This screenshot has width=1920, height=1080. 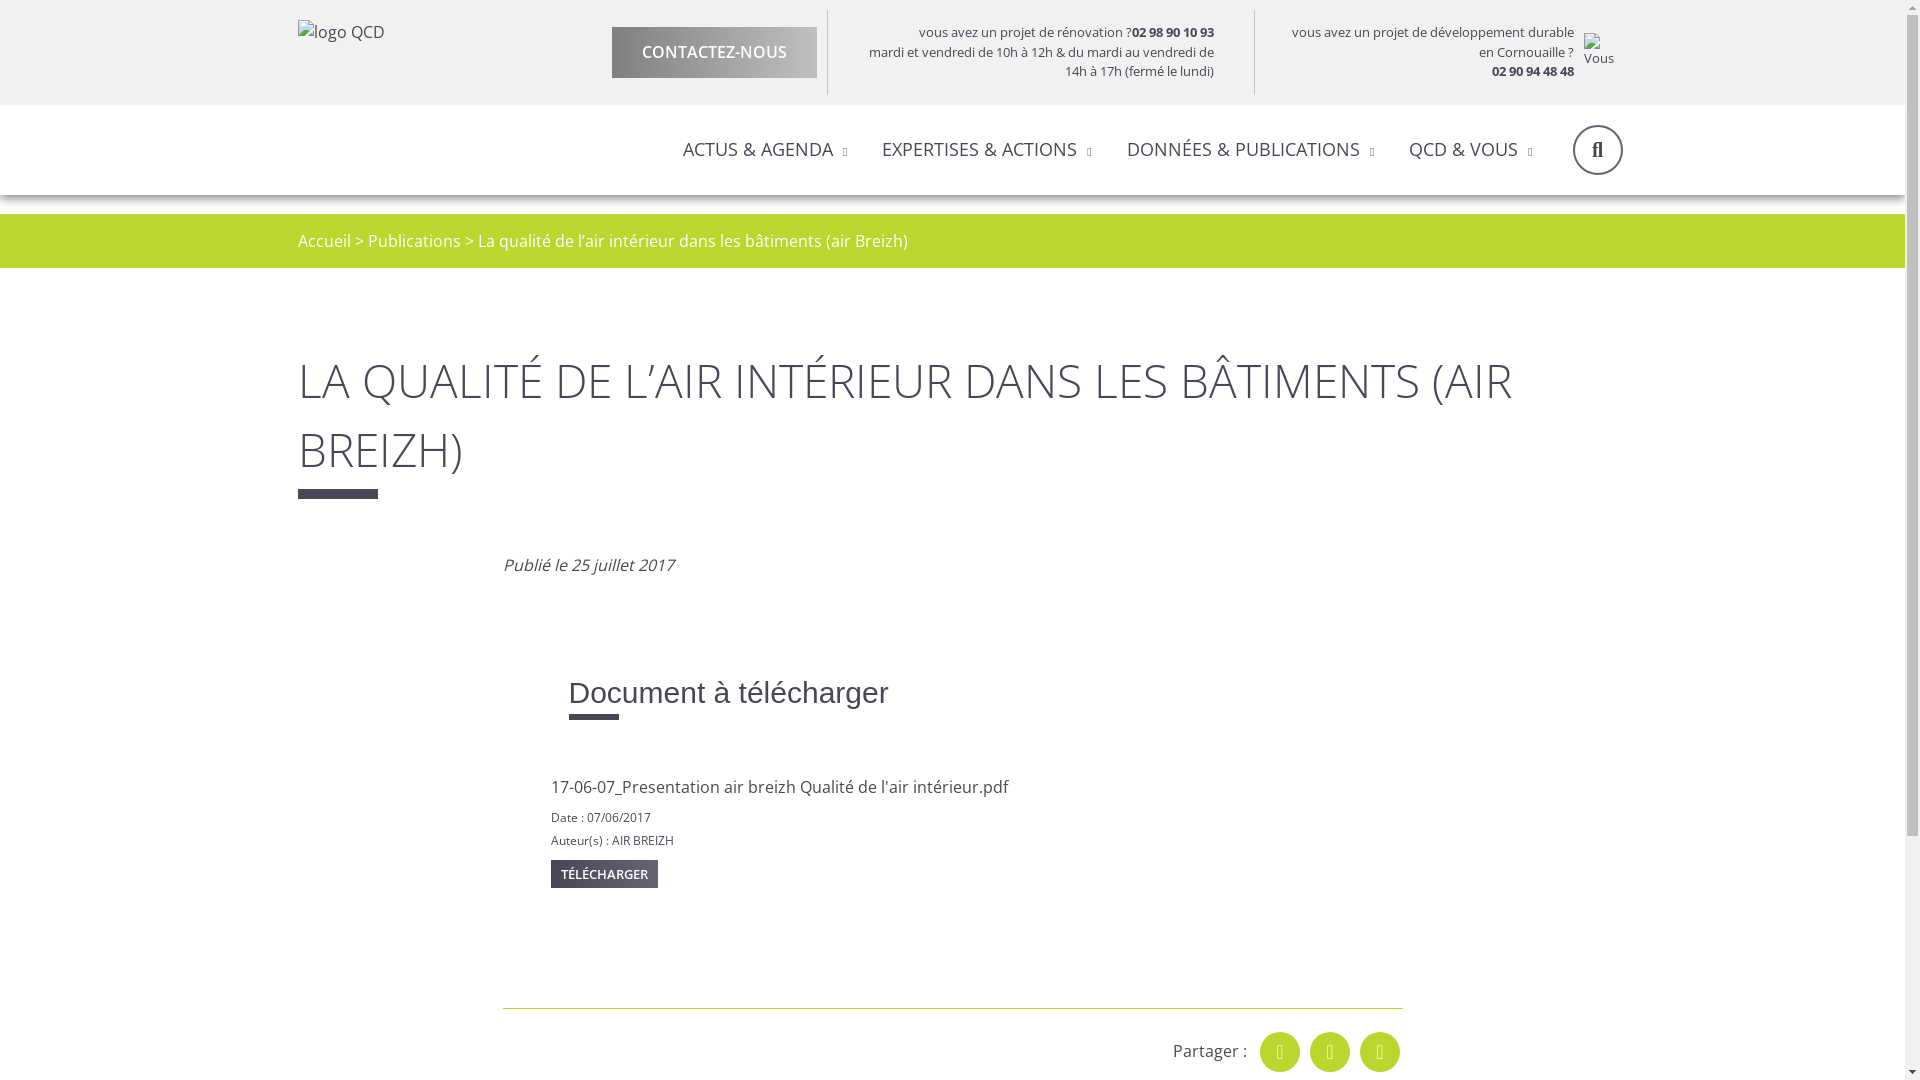 I want to click on 'Linkedin', so click(x=1379, y=1051).